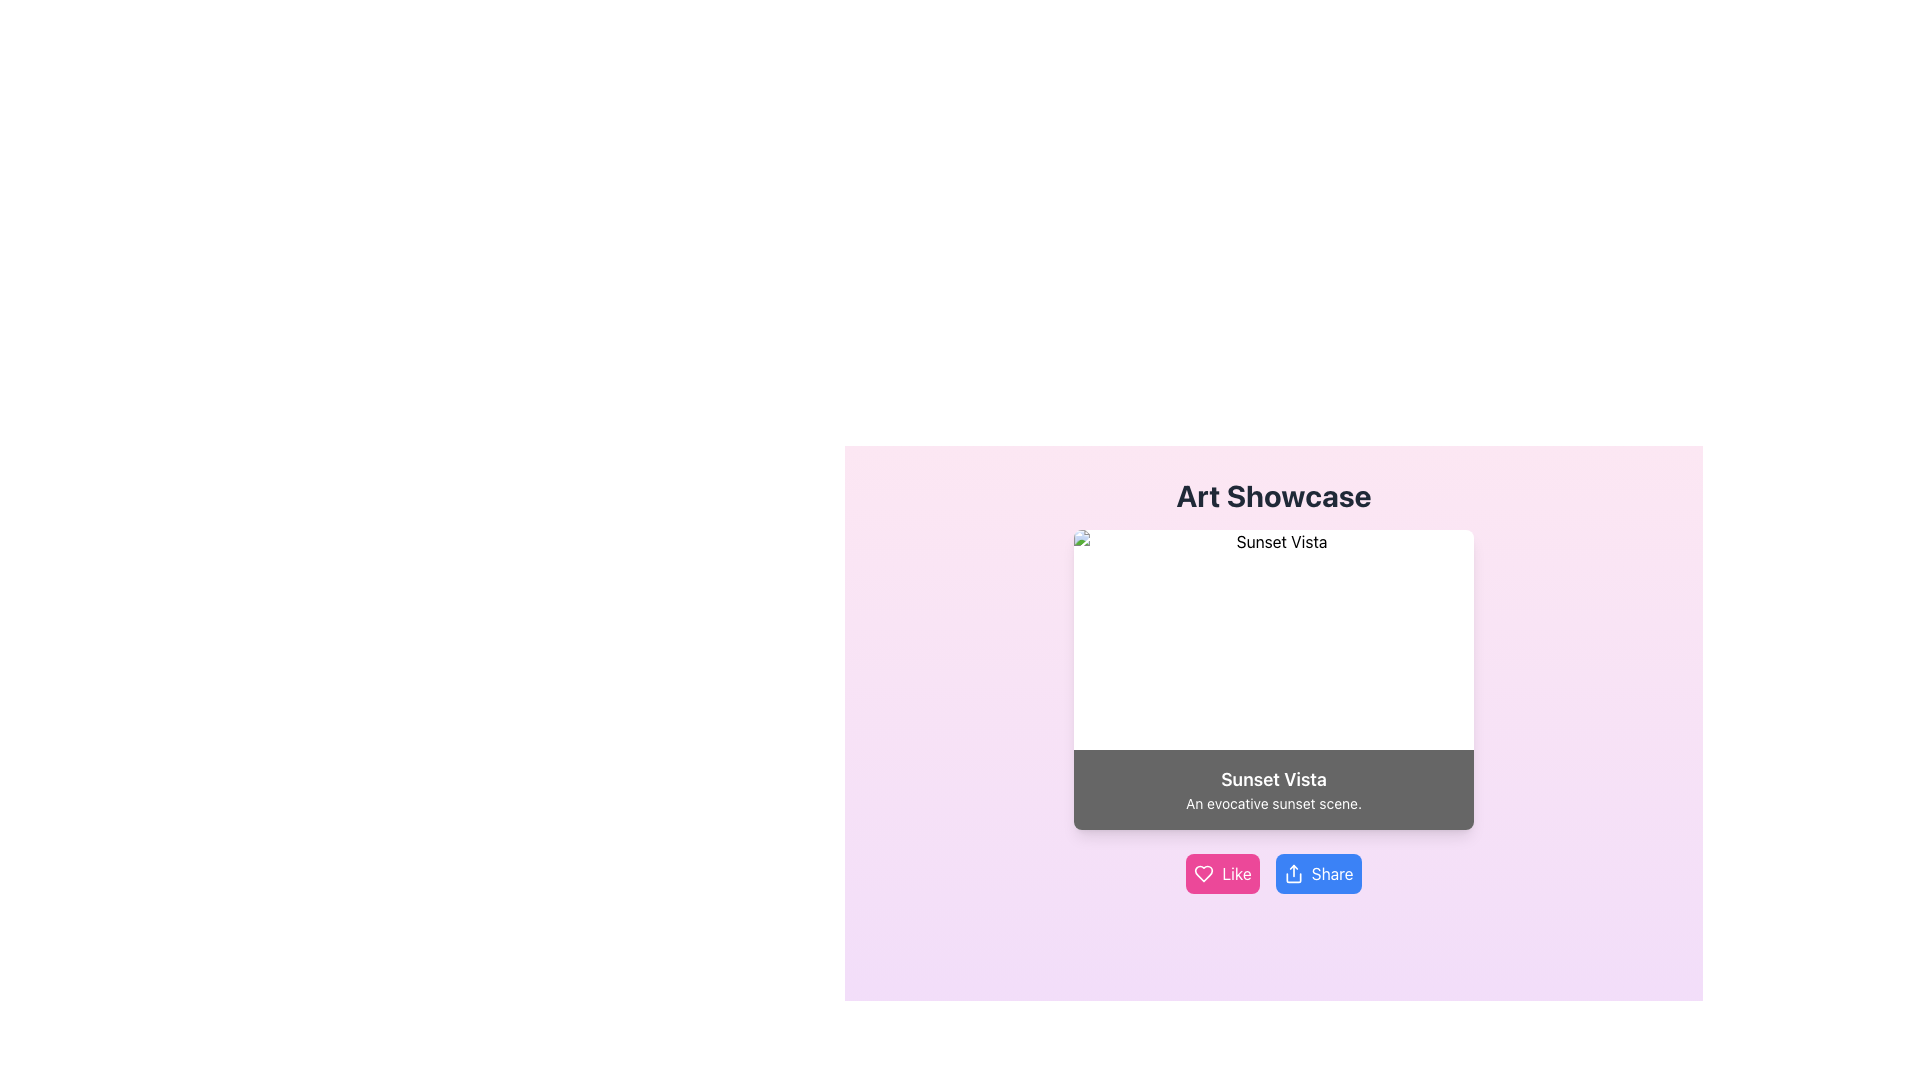 This screenshot has height=1080, width=1920. What do you see at coordinates (1272, 802) in the screenshot?
I see `descriptive text label located below the title 'Sunset Vista' in the dark gray bar at the bottom of the card-like layout` at bounding box center [1272, 802].